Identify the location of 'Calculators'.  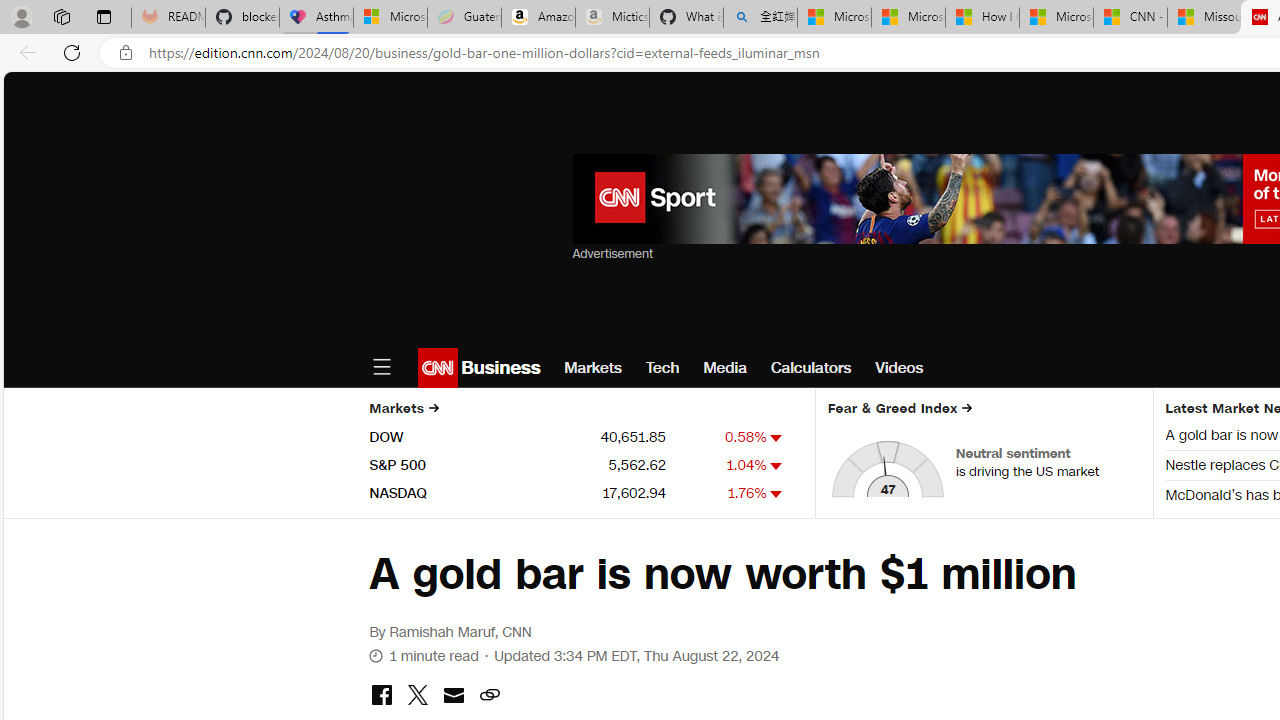
(811, 367).